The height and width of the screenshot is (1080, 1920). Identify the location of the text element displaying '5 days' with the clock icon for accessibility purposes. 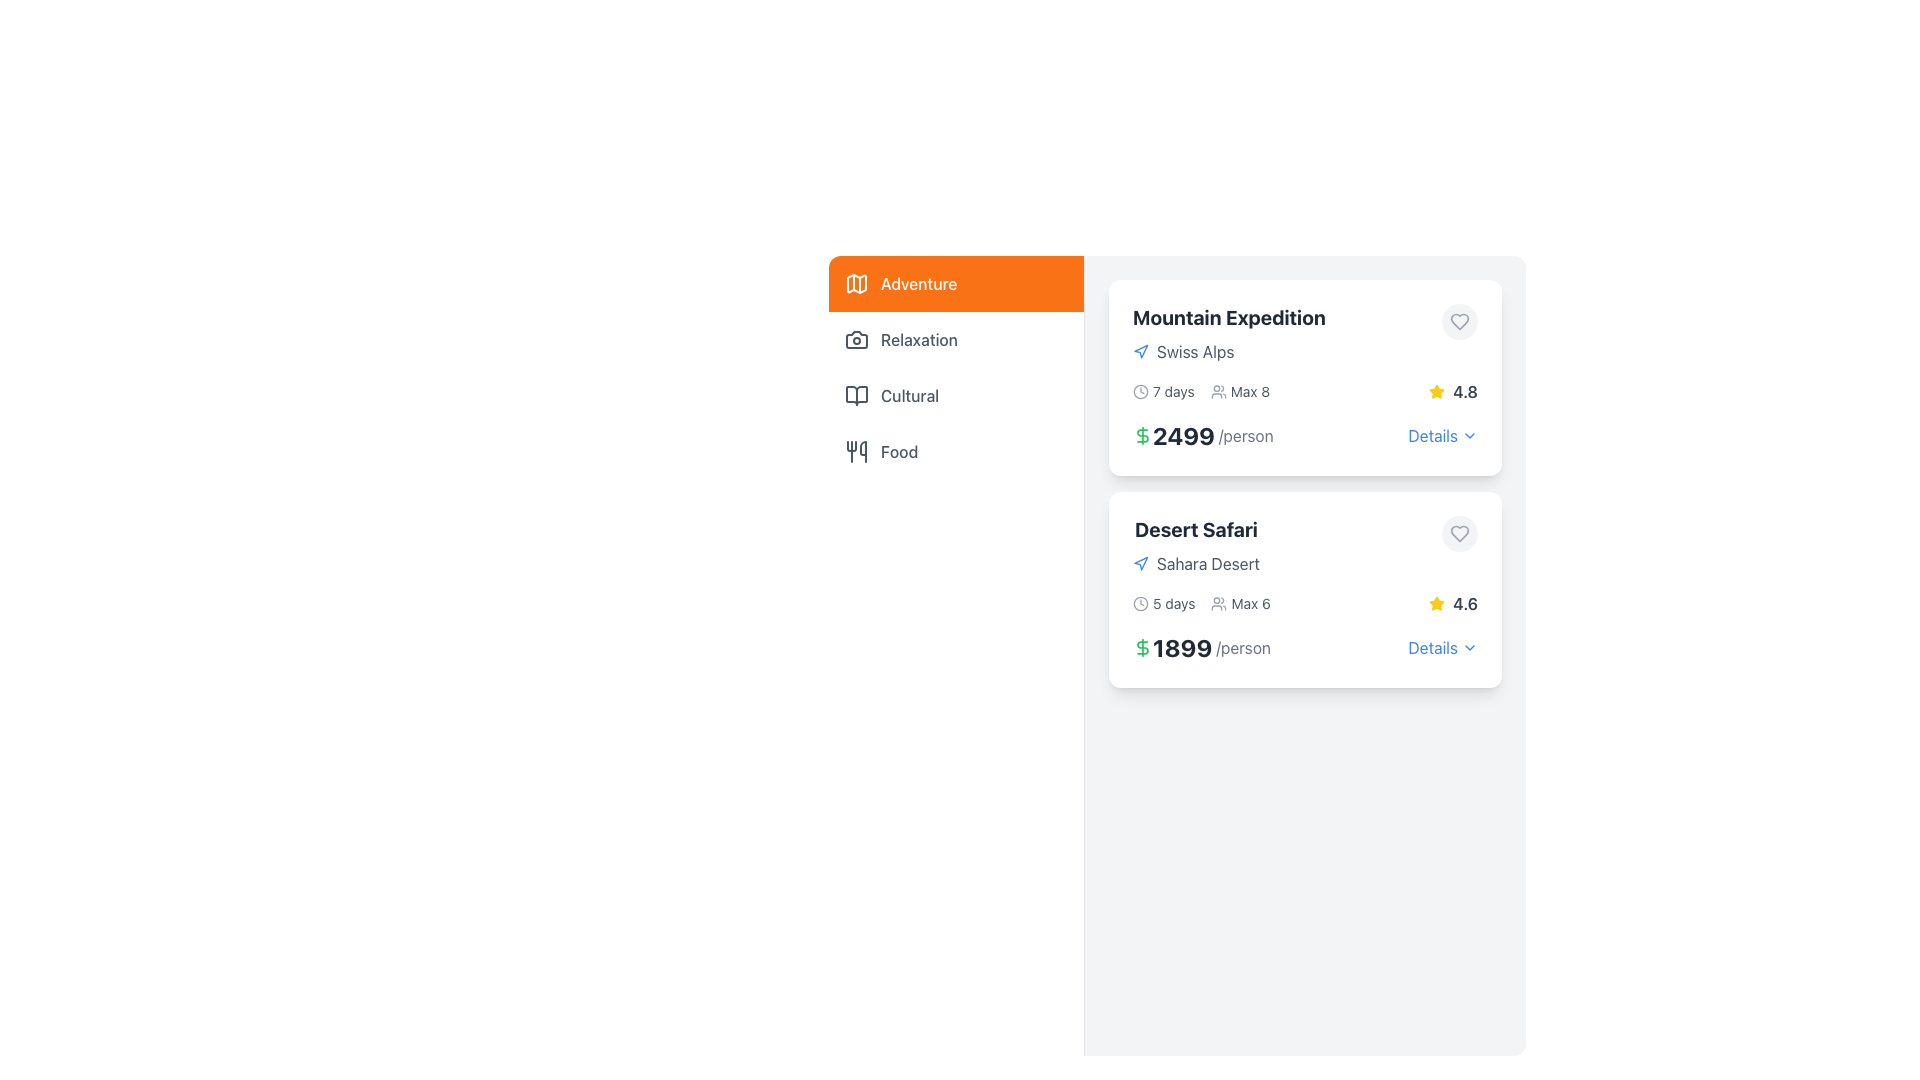
(1164, 603).